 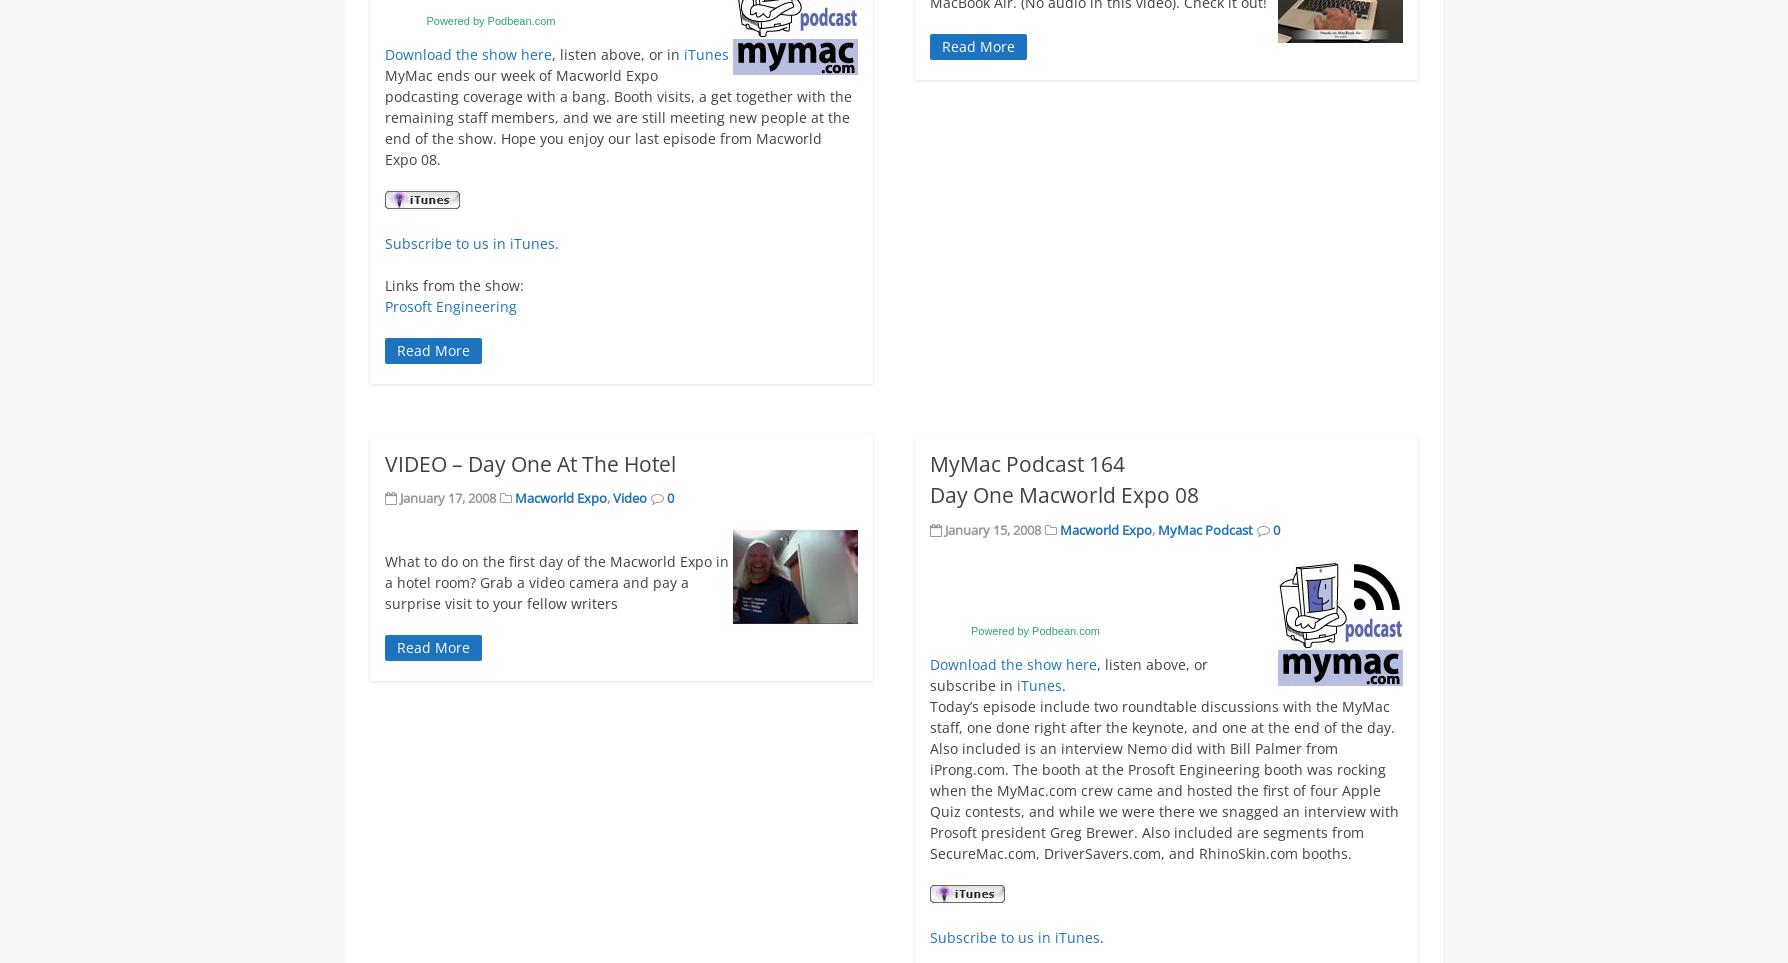 What do you see at coordinates (1067, 674) in the screenshot?
I see `', listen above, or subscribe in'` at bounding box center [1067, 674].